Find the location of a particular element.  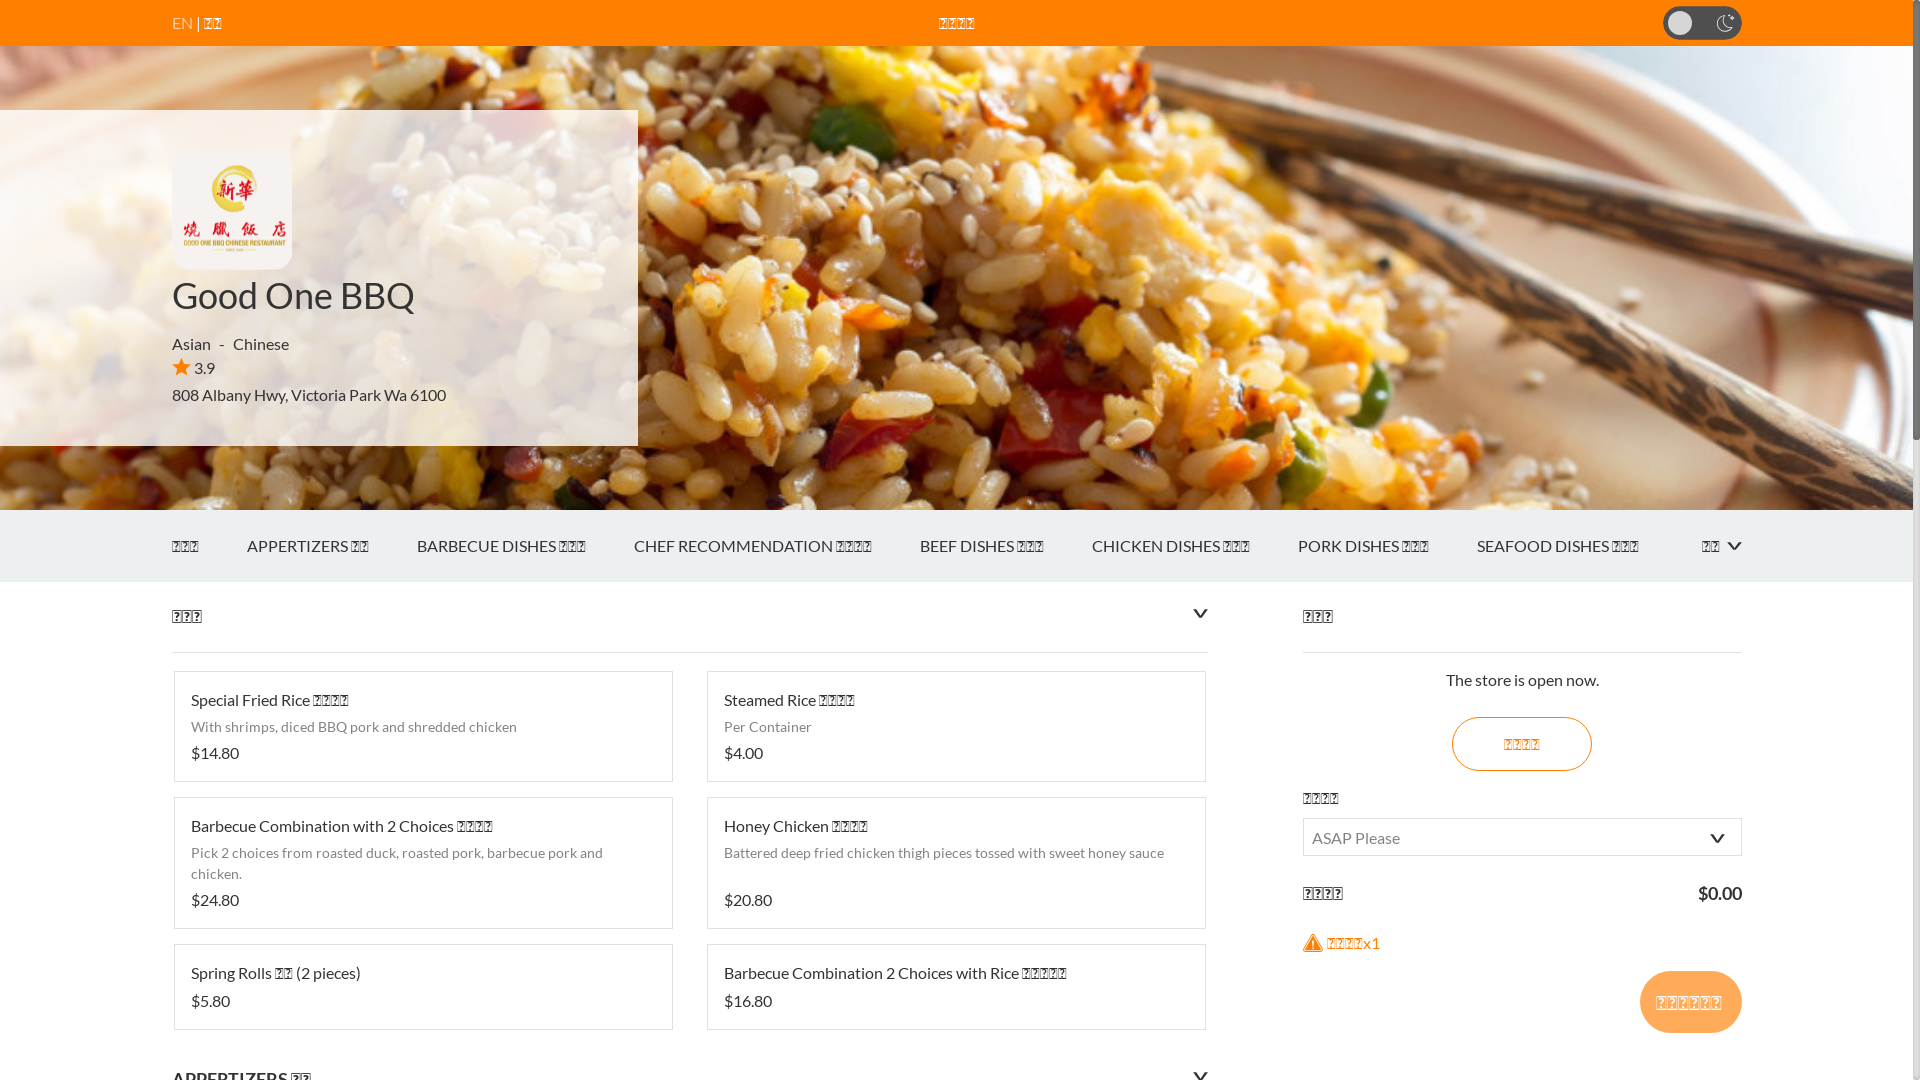

'Good One BBQ' is located at coordinates (292, 294).